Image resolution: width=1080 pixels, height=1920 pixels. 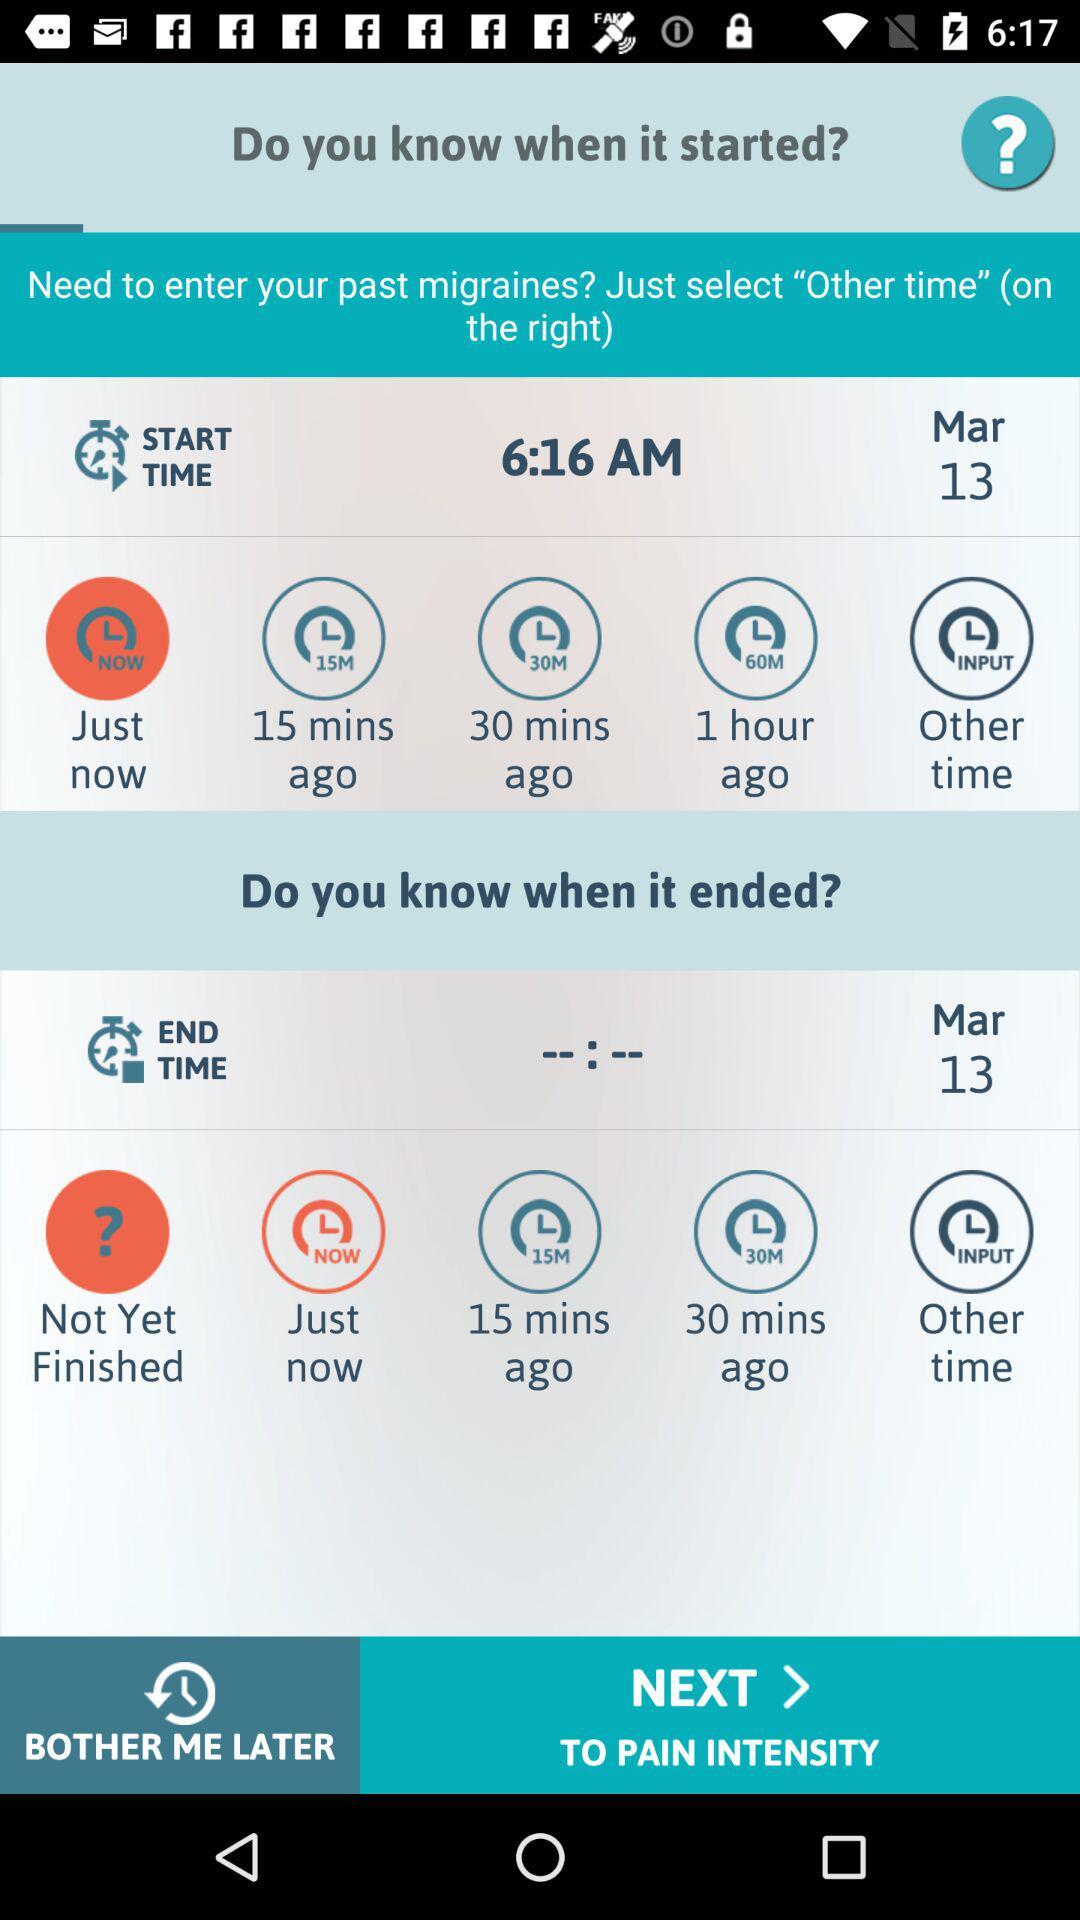 I want to click on the time icon, so click(x=107, y=637).